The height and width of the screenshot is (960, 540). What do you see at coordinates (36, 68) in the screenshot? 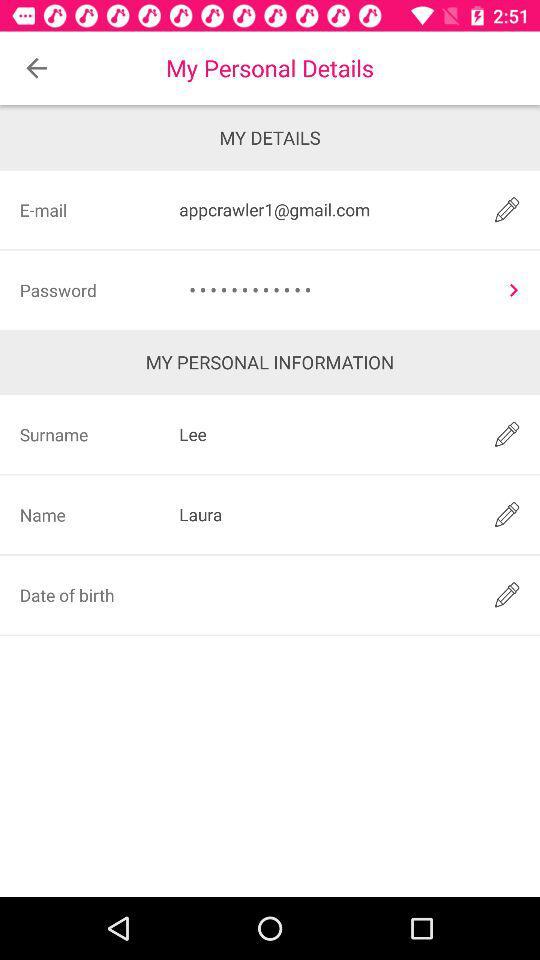
I see `icon next to the my personal details` at bounding box center [36, 68].